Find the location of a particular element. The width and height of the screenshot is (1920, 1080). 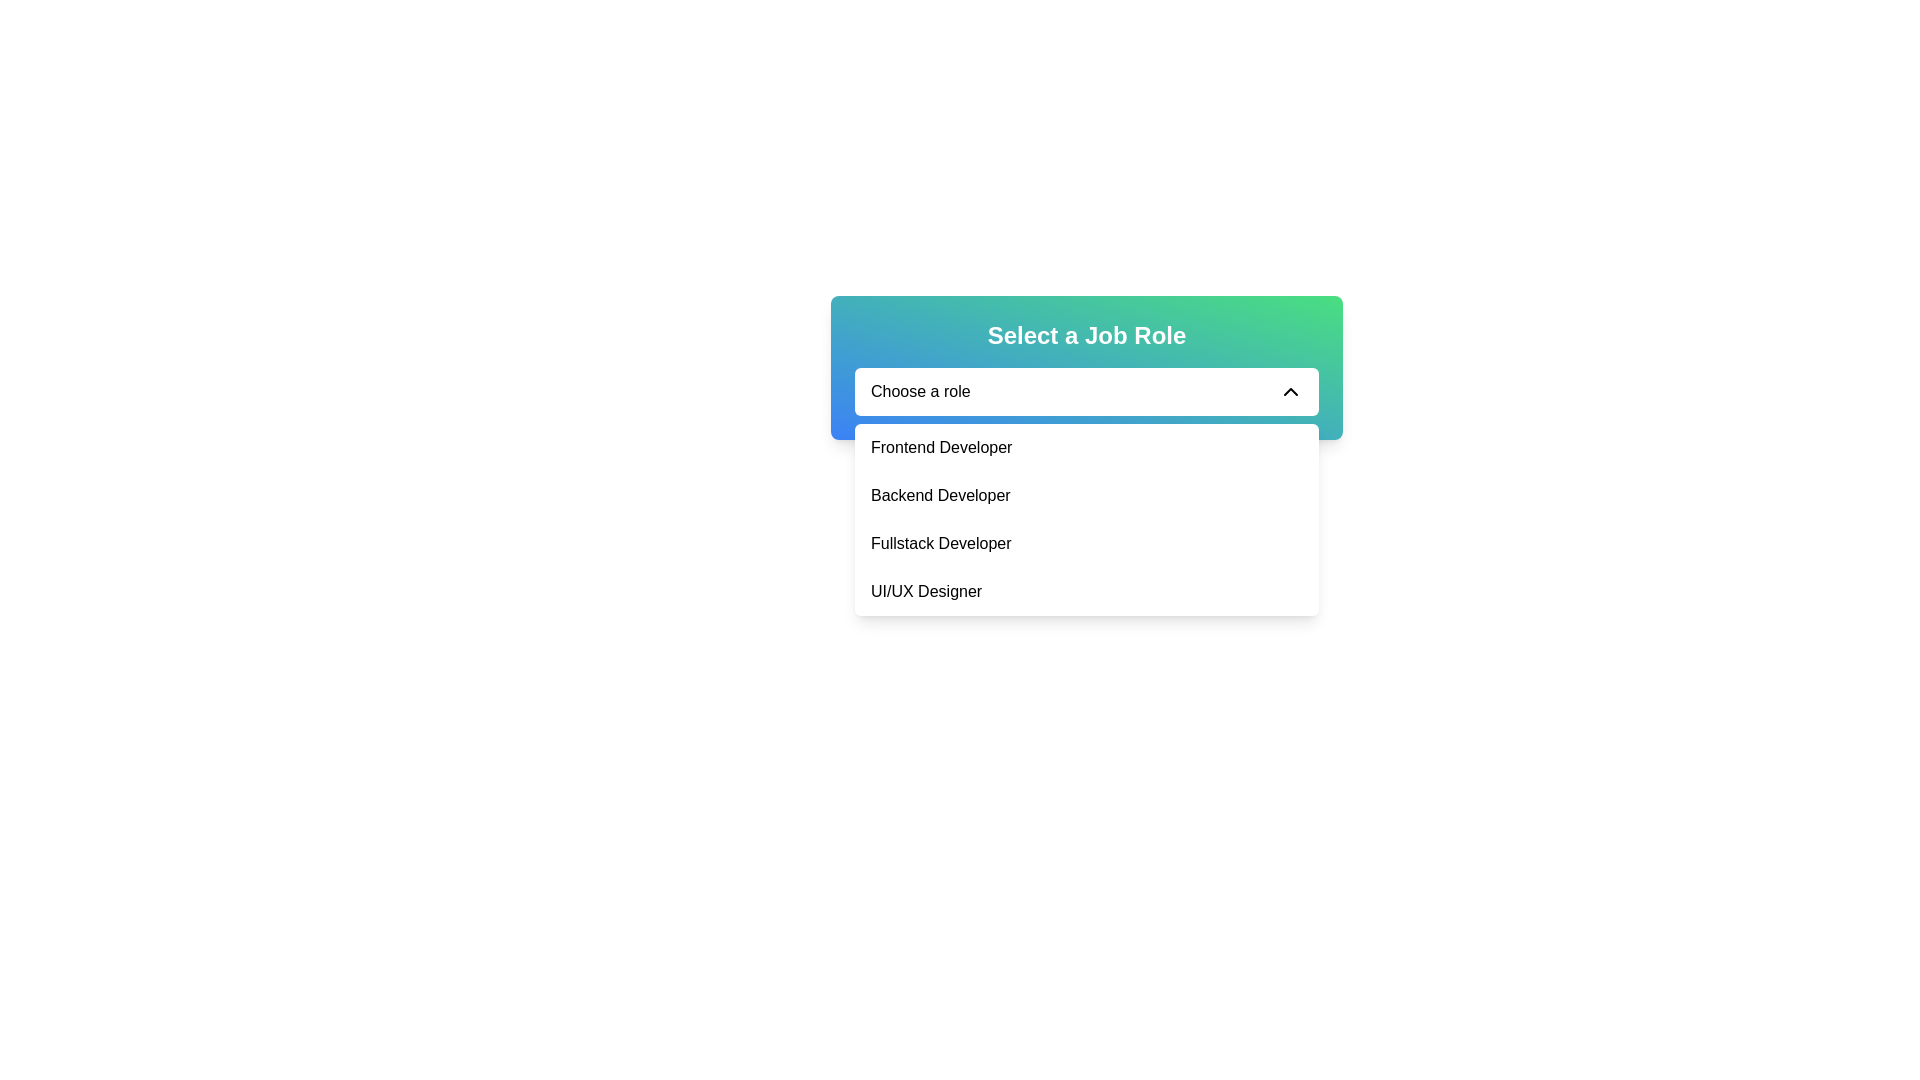

the third option 'Fullstack Developer' in the dropdown menu located below 'Choose a role' is located at coordinates (1085, 519).